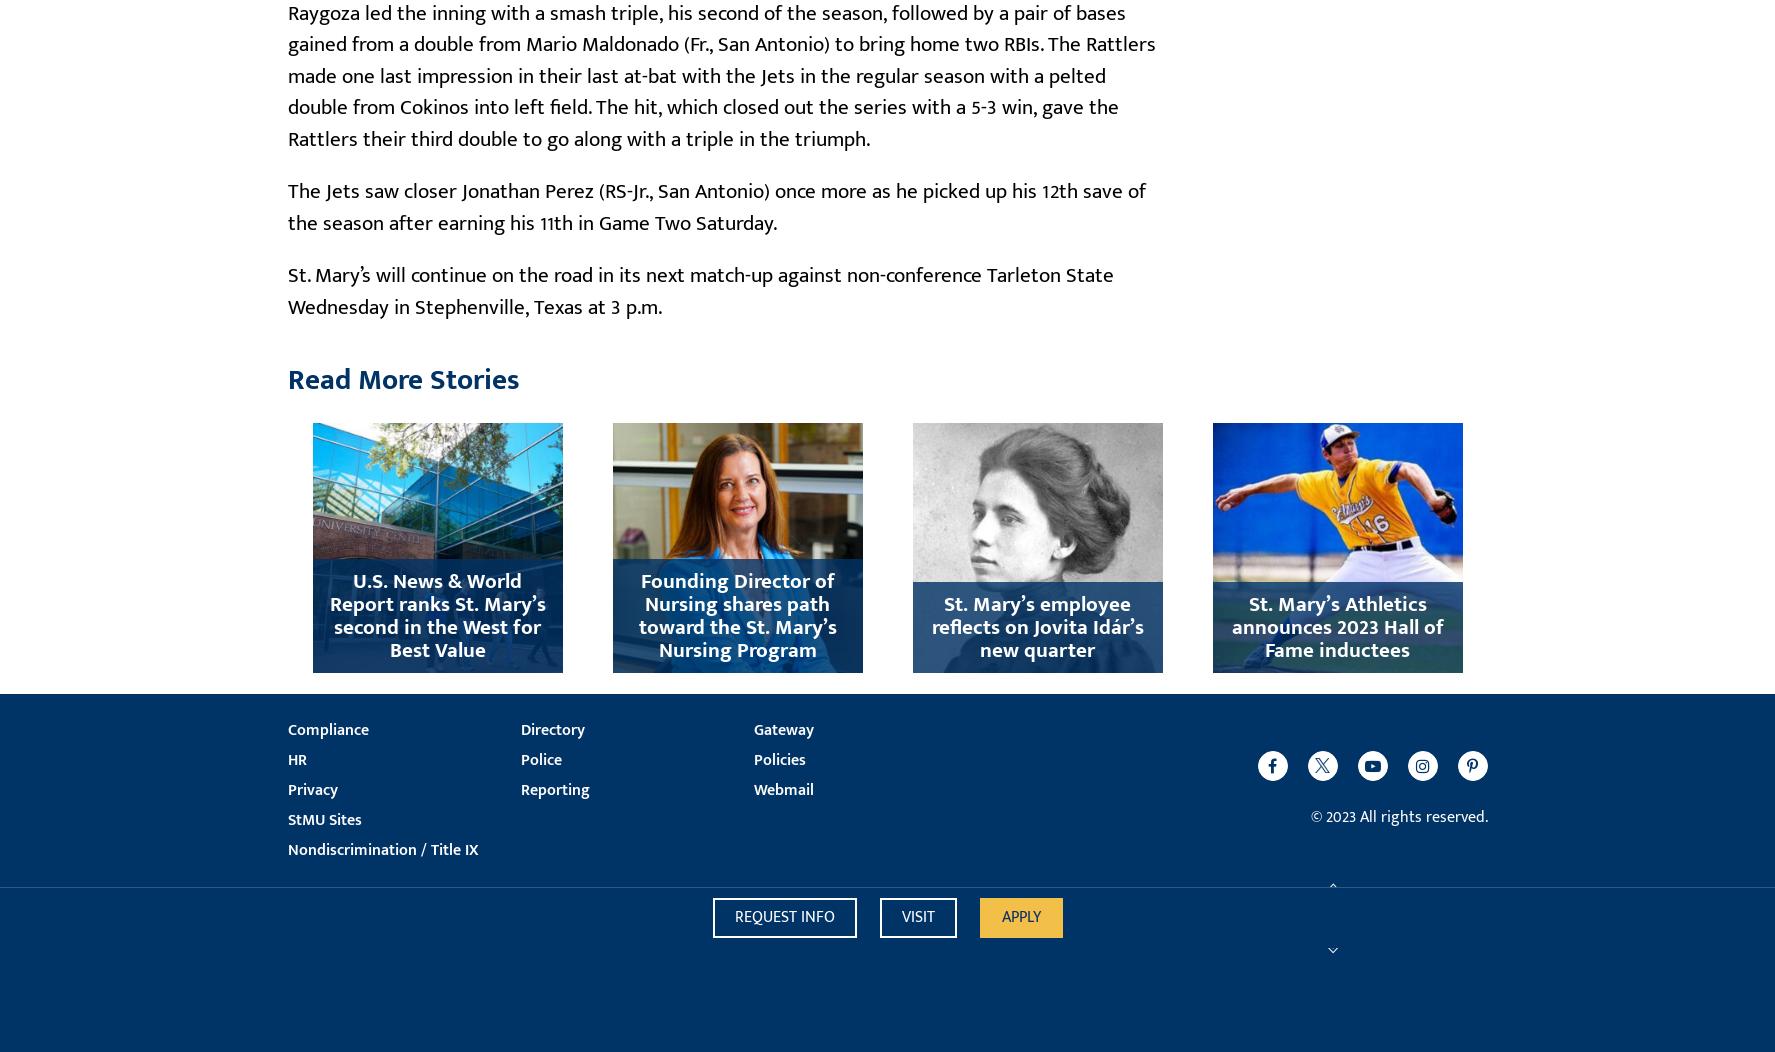 The image size is (1775, 1052). Describe the element at coordinates (1019, 917) in the screenshot. I see `'Apply'` at that location.